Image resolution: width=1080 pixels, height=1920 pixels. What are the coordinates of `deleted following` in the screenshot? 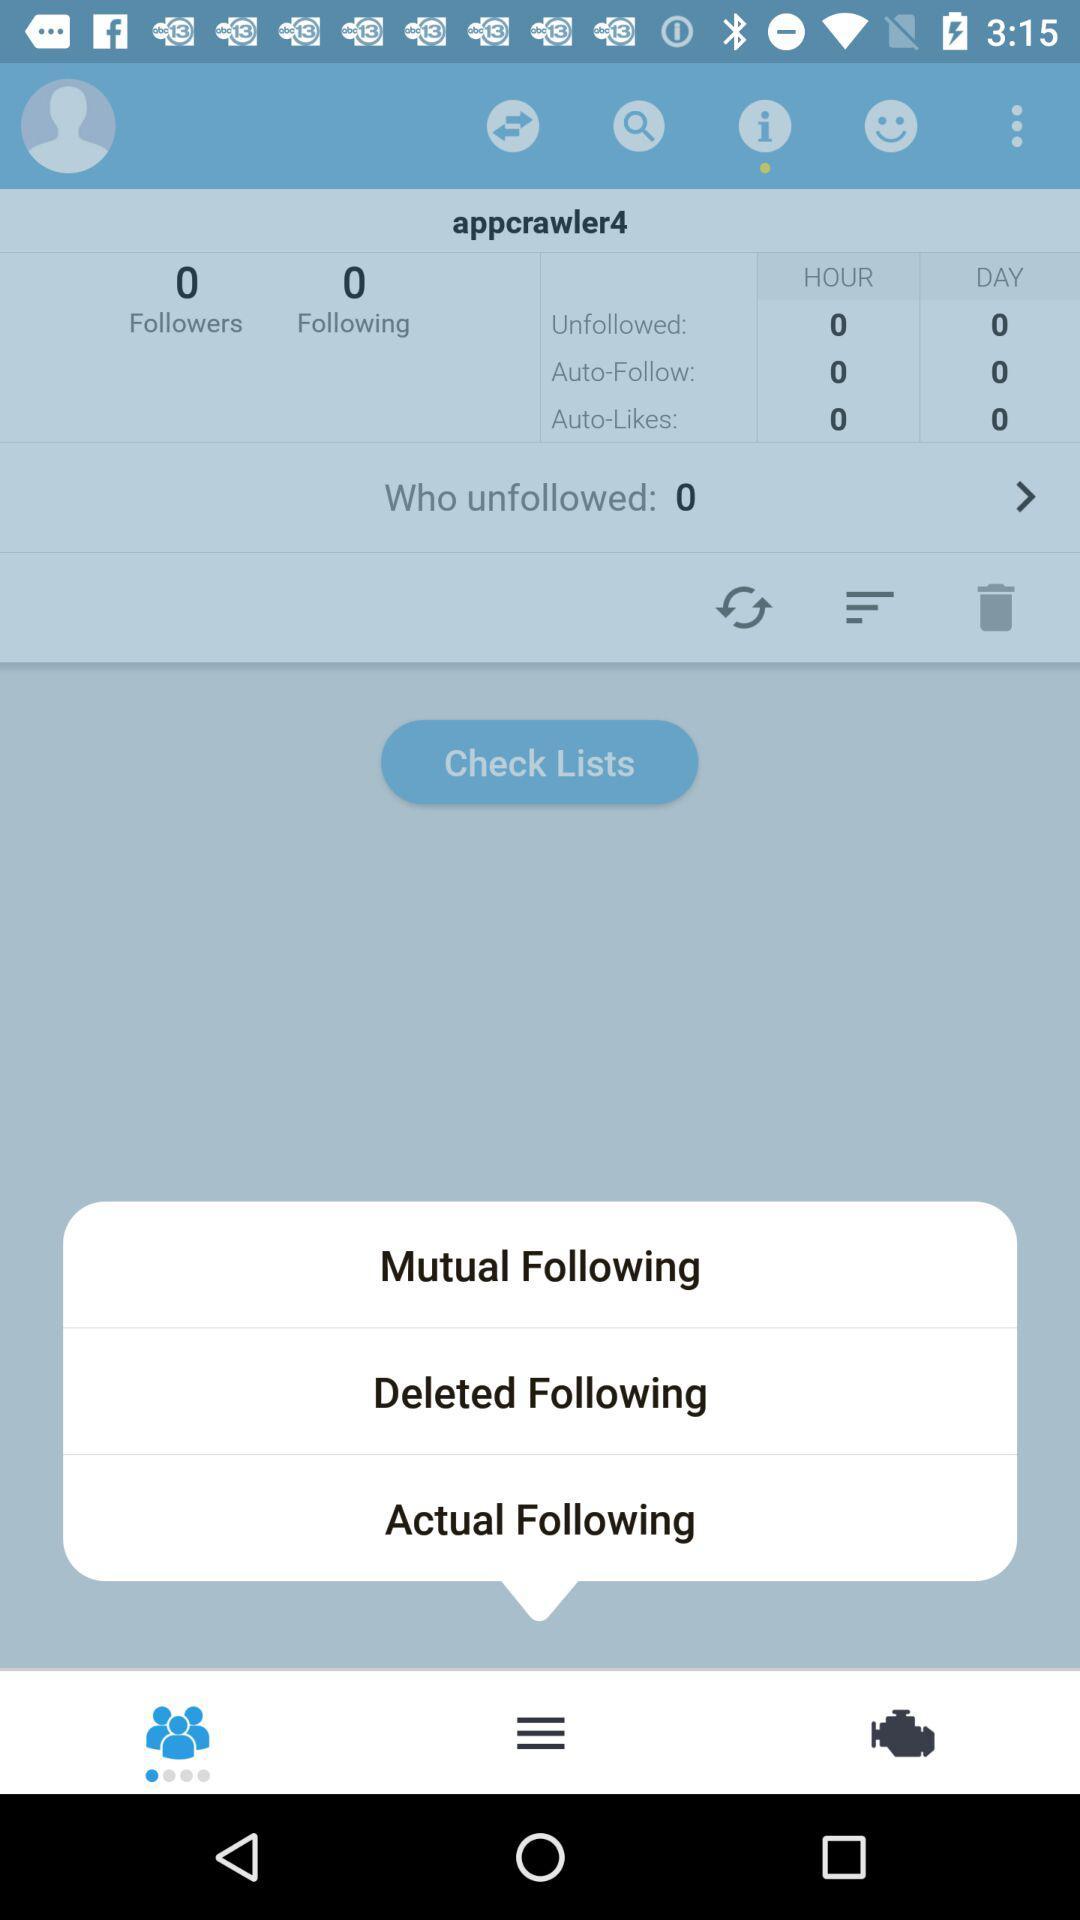 It's located at (540, 1390).